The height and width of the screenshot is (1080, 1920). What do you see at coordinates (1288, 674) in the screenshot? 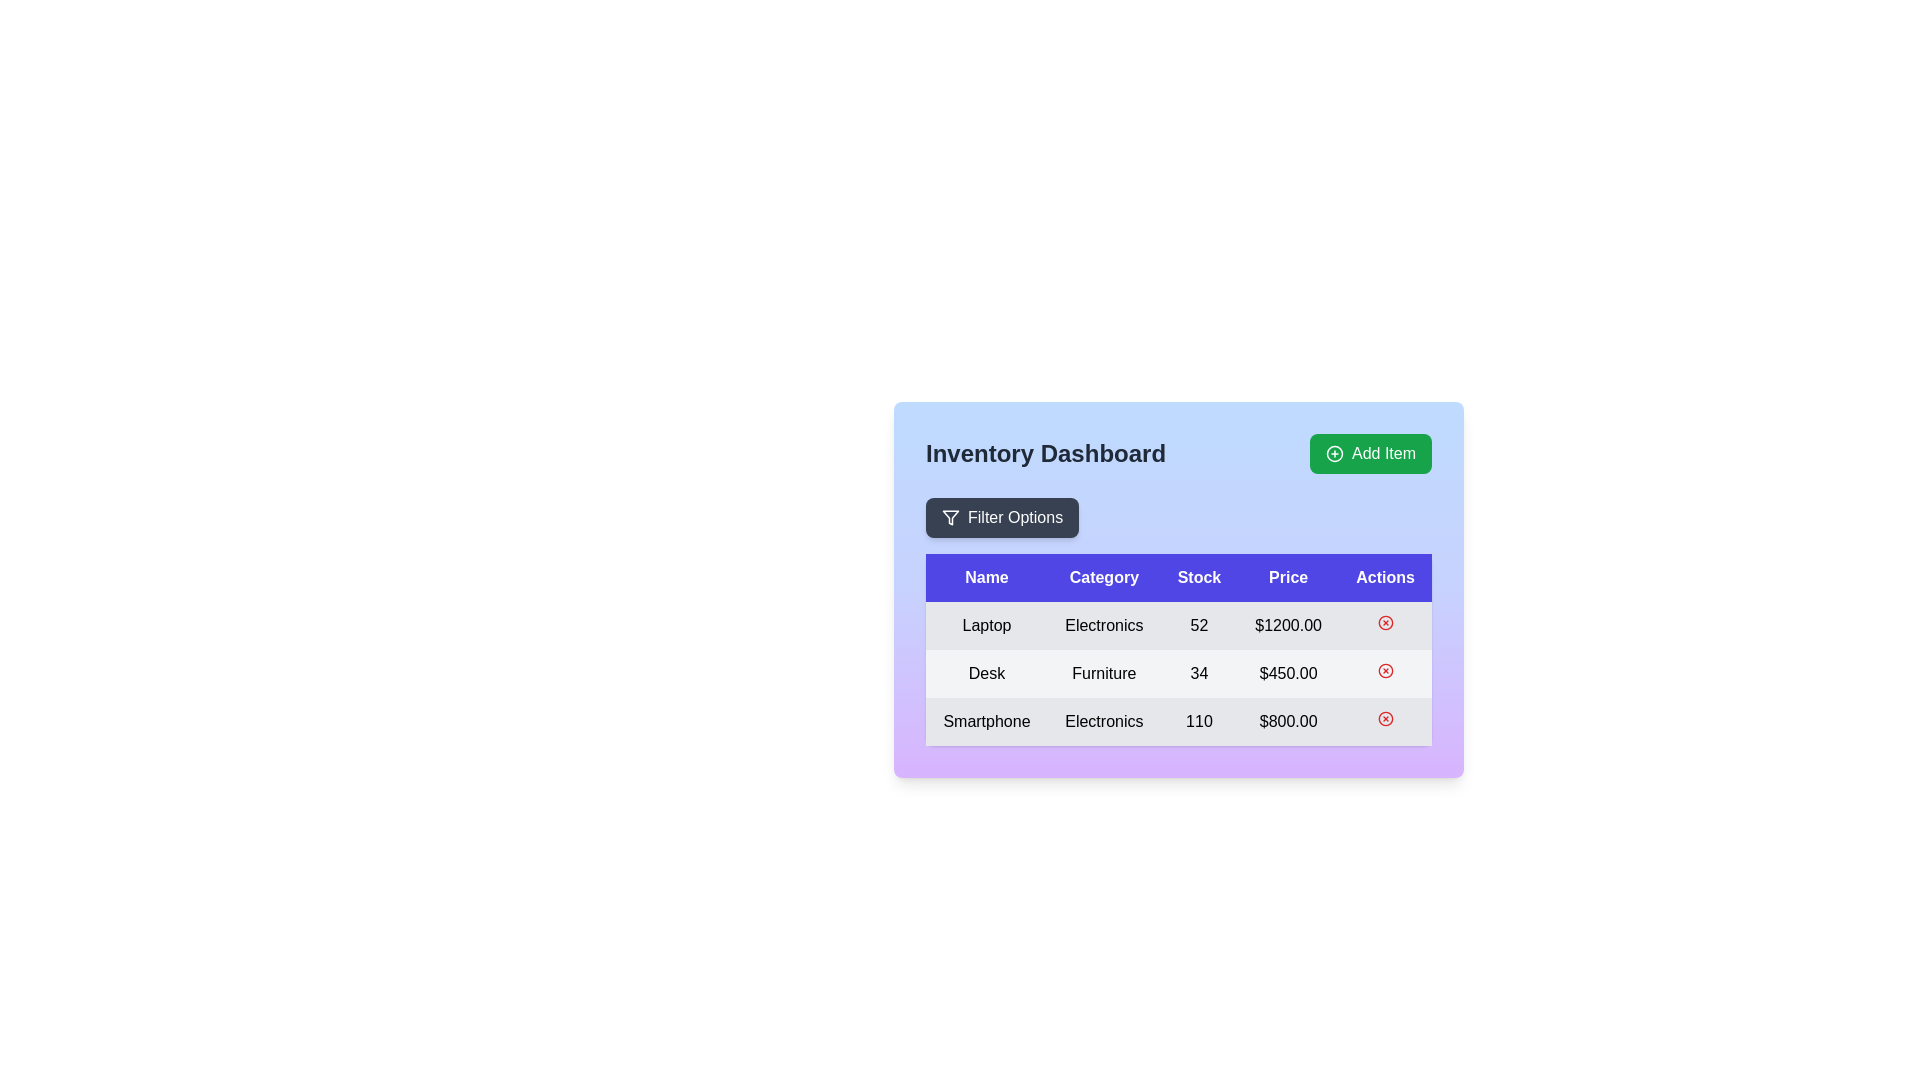
I see `the static text display showing the price of the 'Desk' item in the inventory table` at bounding box center [1288, 674].